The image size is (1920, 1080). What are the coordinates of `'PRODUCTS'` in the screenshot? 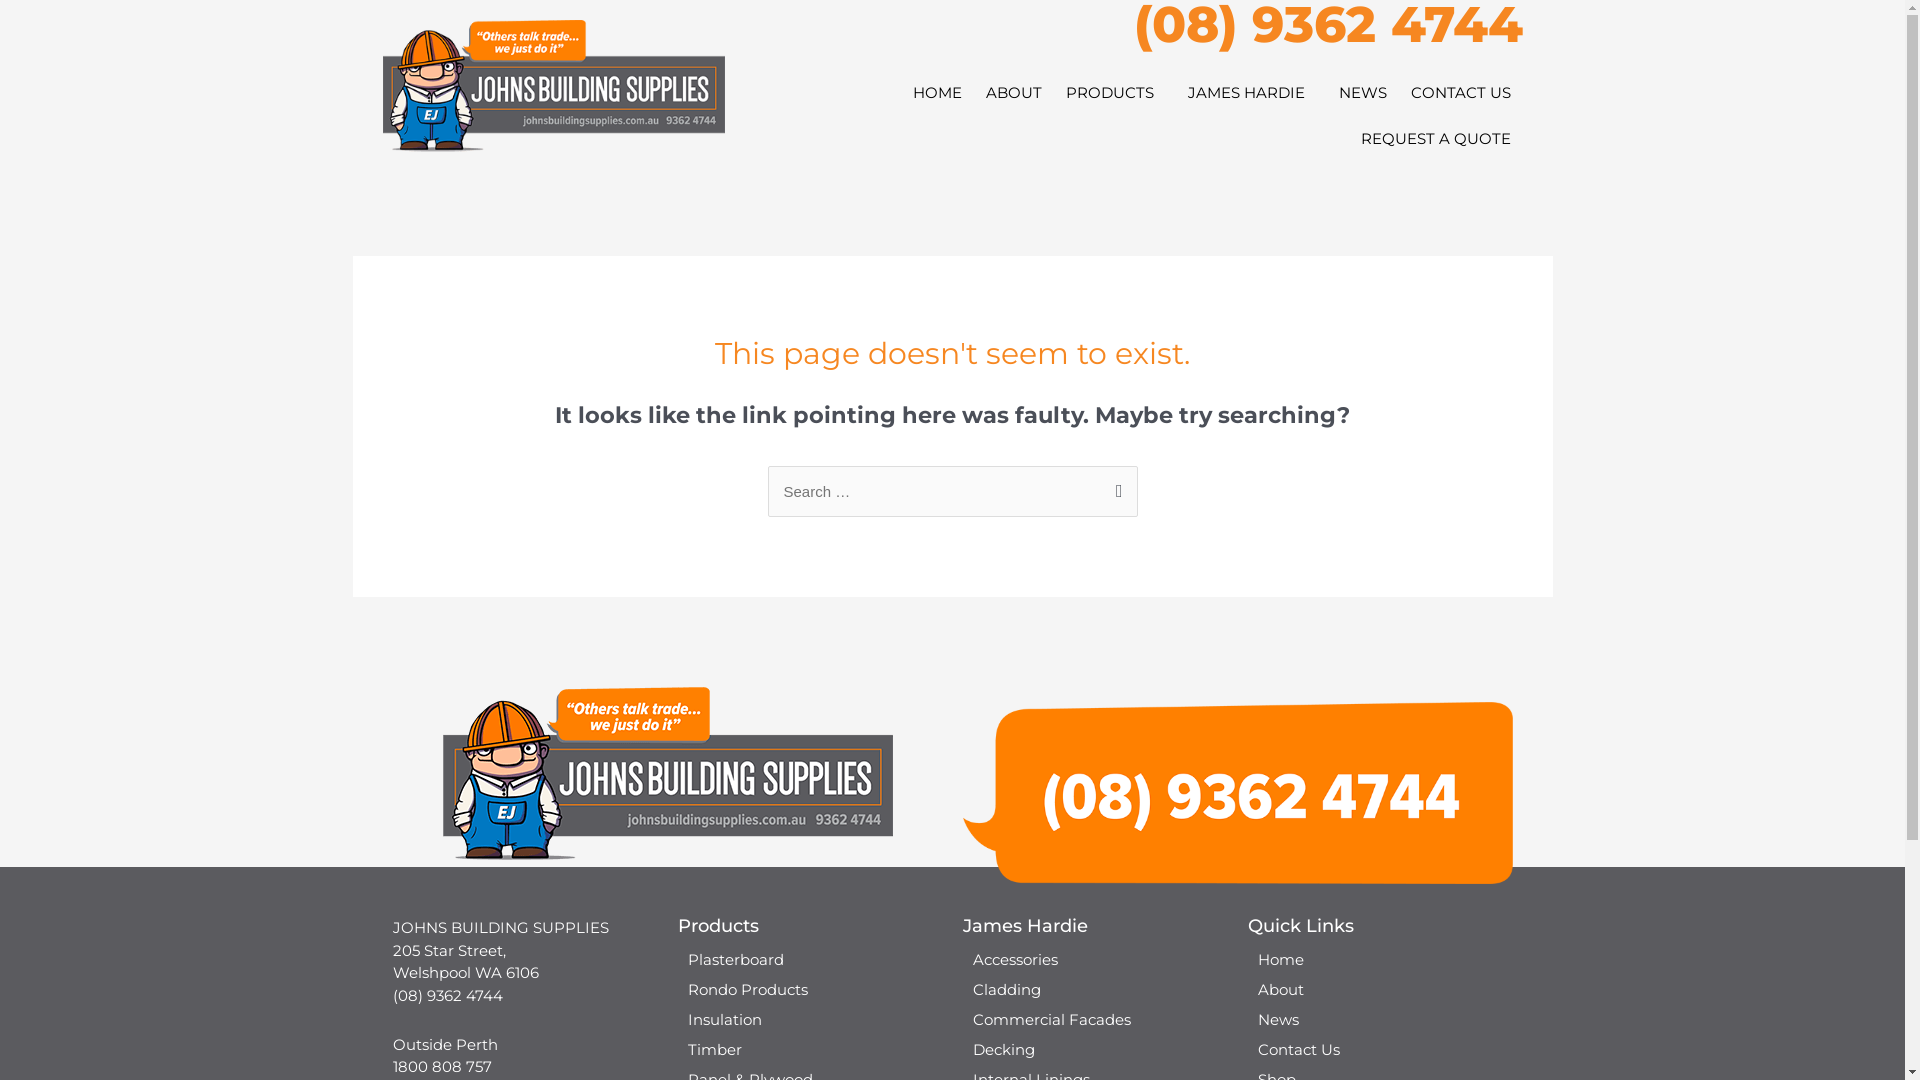 It's located at (1113, 92).